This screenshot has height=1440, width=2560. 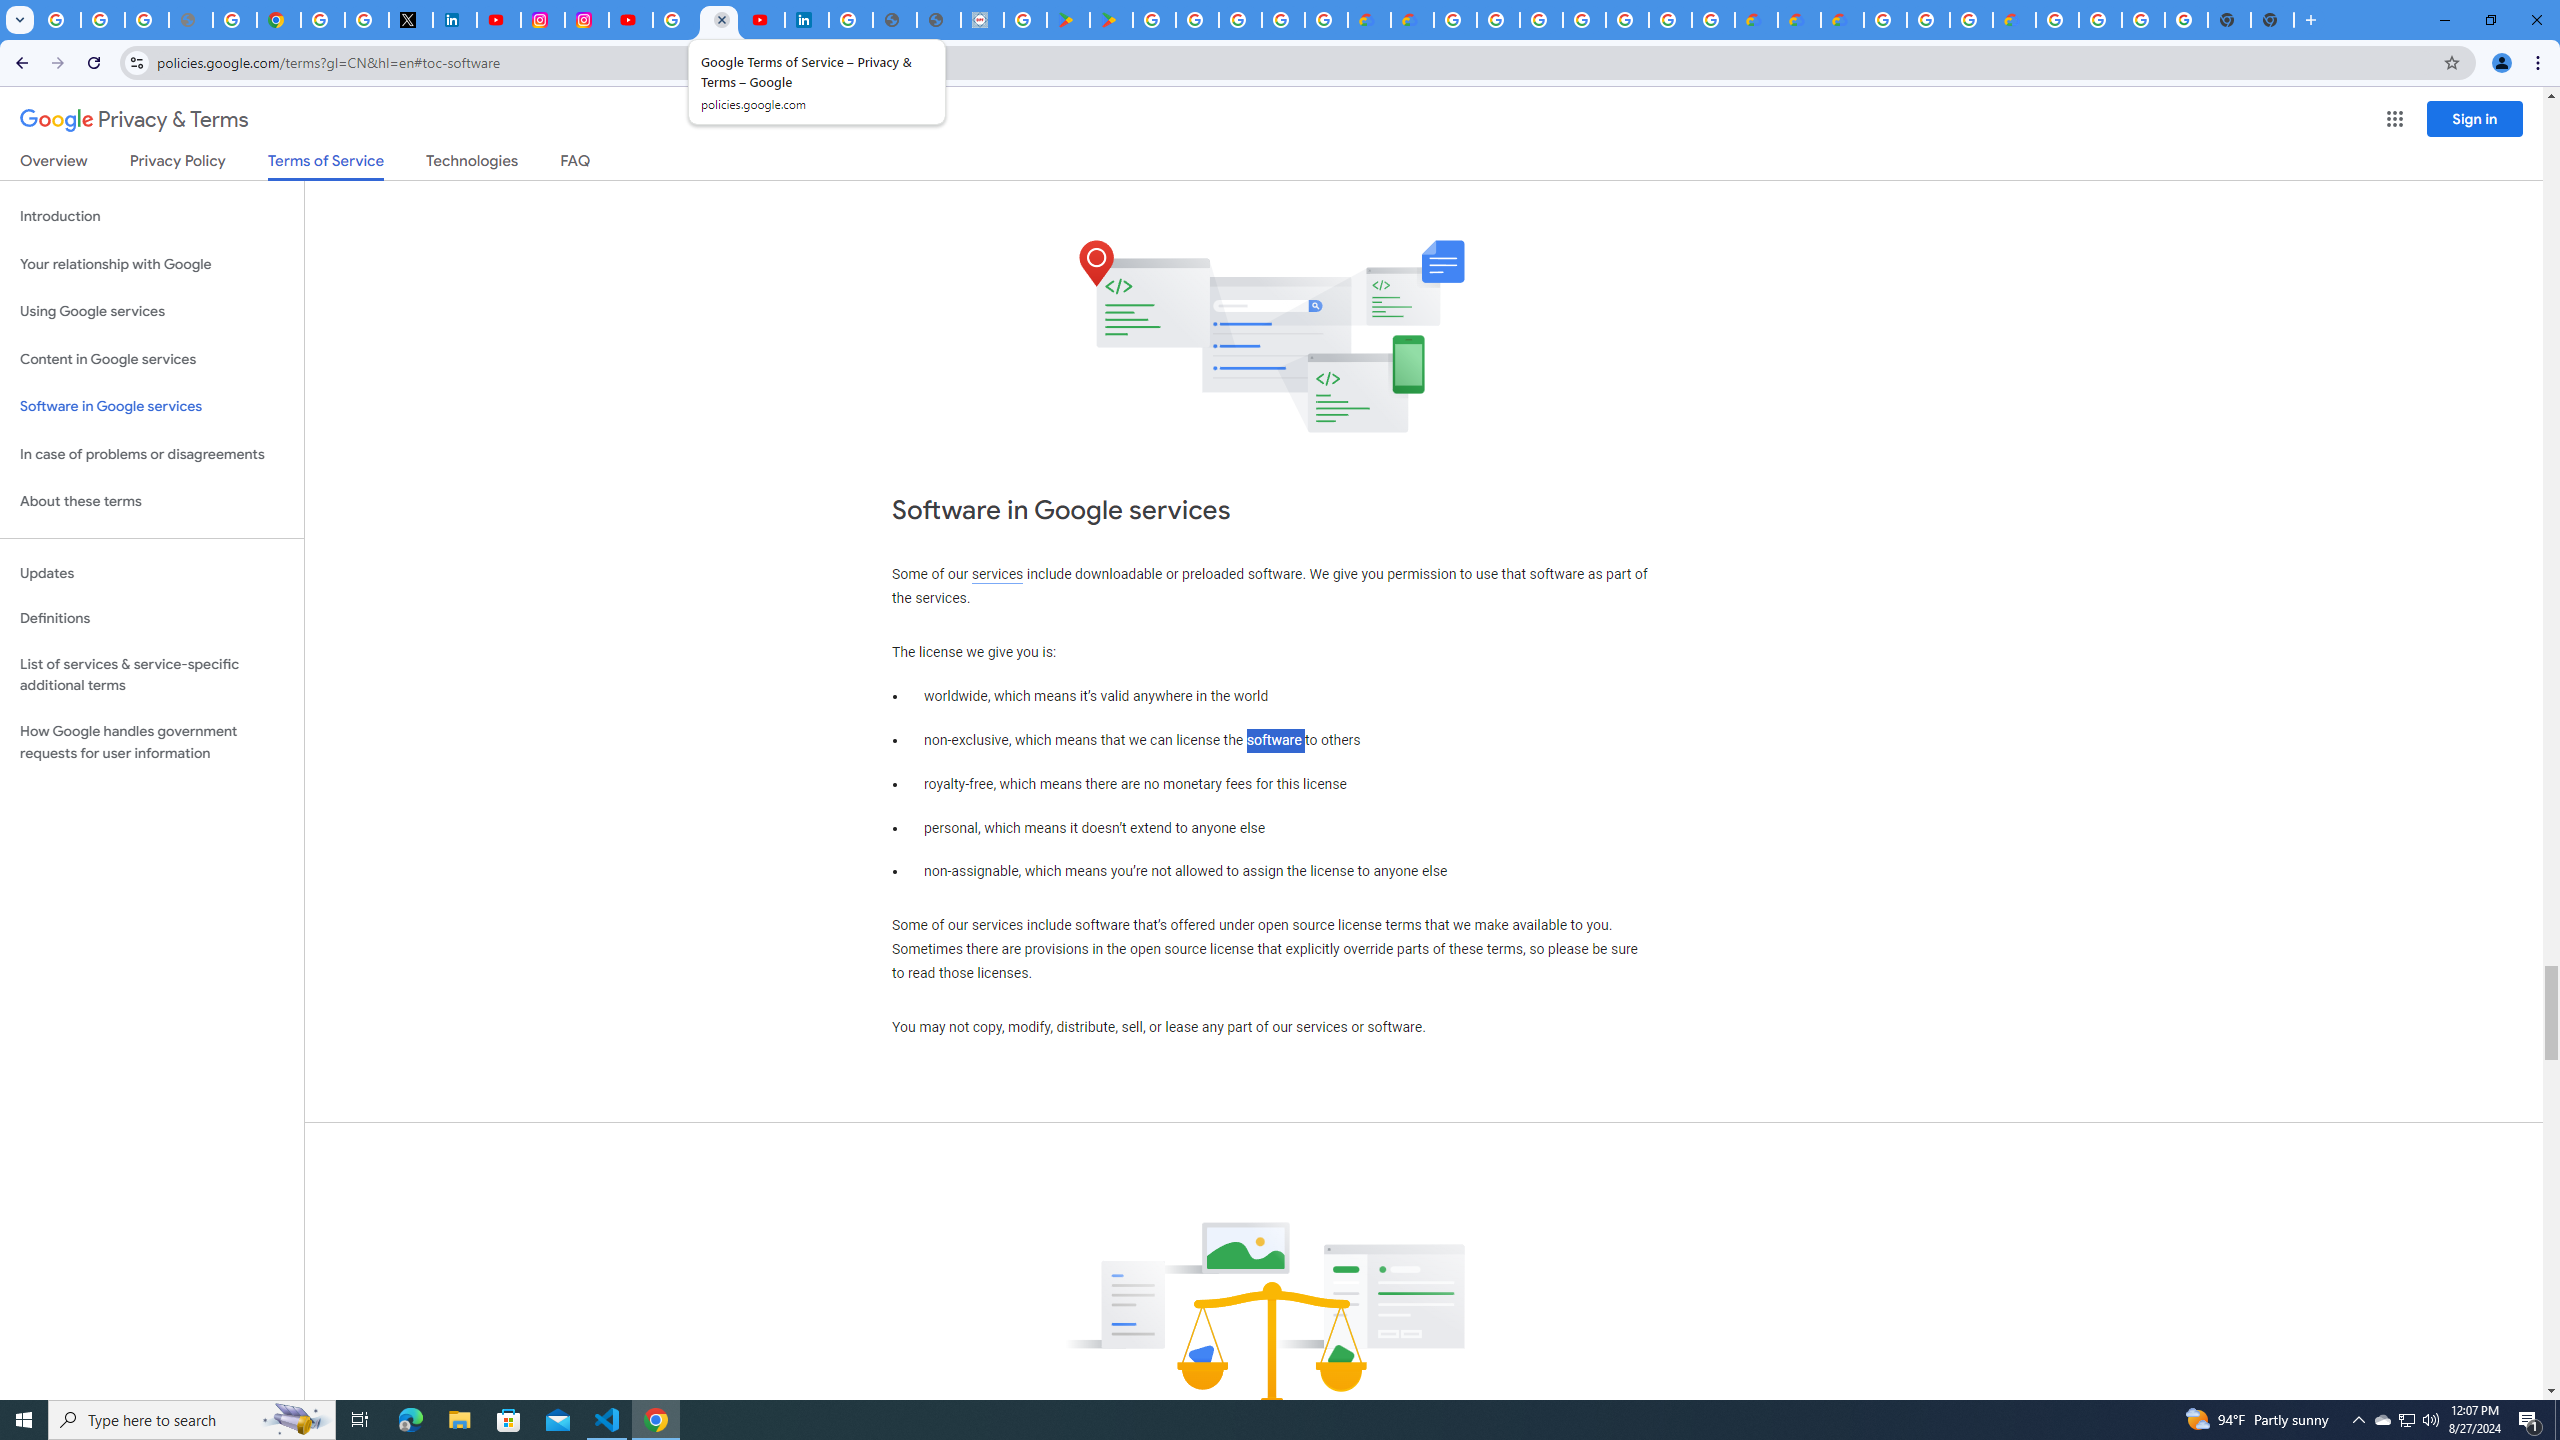 What do you see at coordinates (1927, 19) in the screenshot?
I see `'Browse Chrome as a guest - Computer - Google Chrome Help'` at bounding box center [1927, 19].